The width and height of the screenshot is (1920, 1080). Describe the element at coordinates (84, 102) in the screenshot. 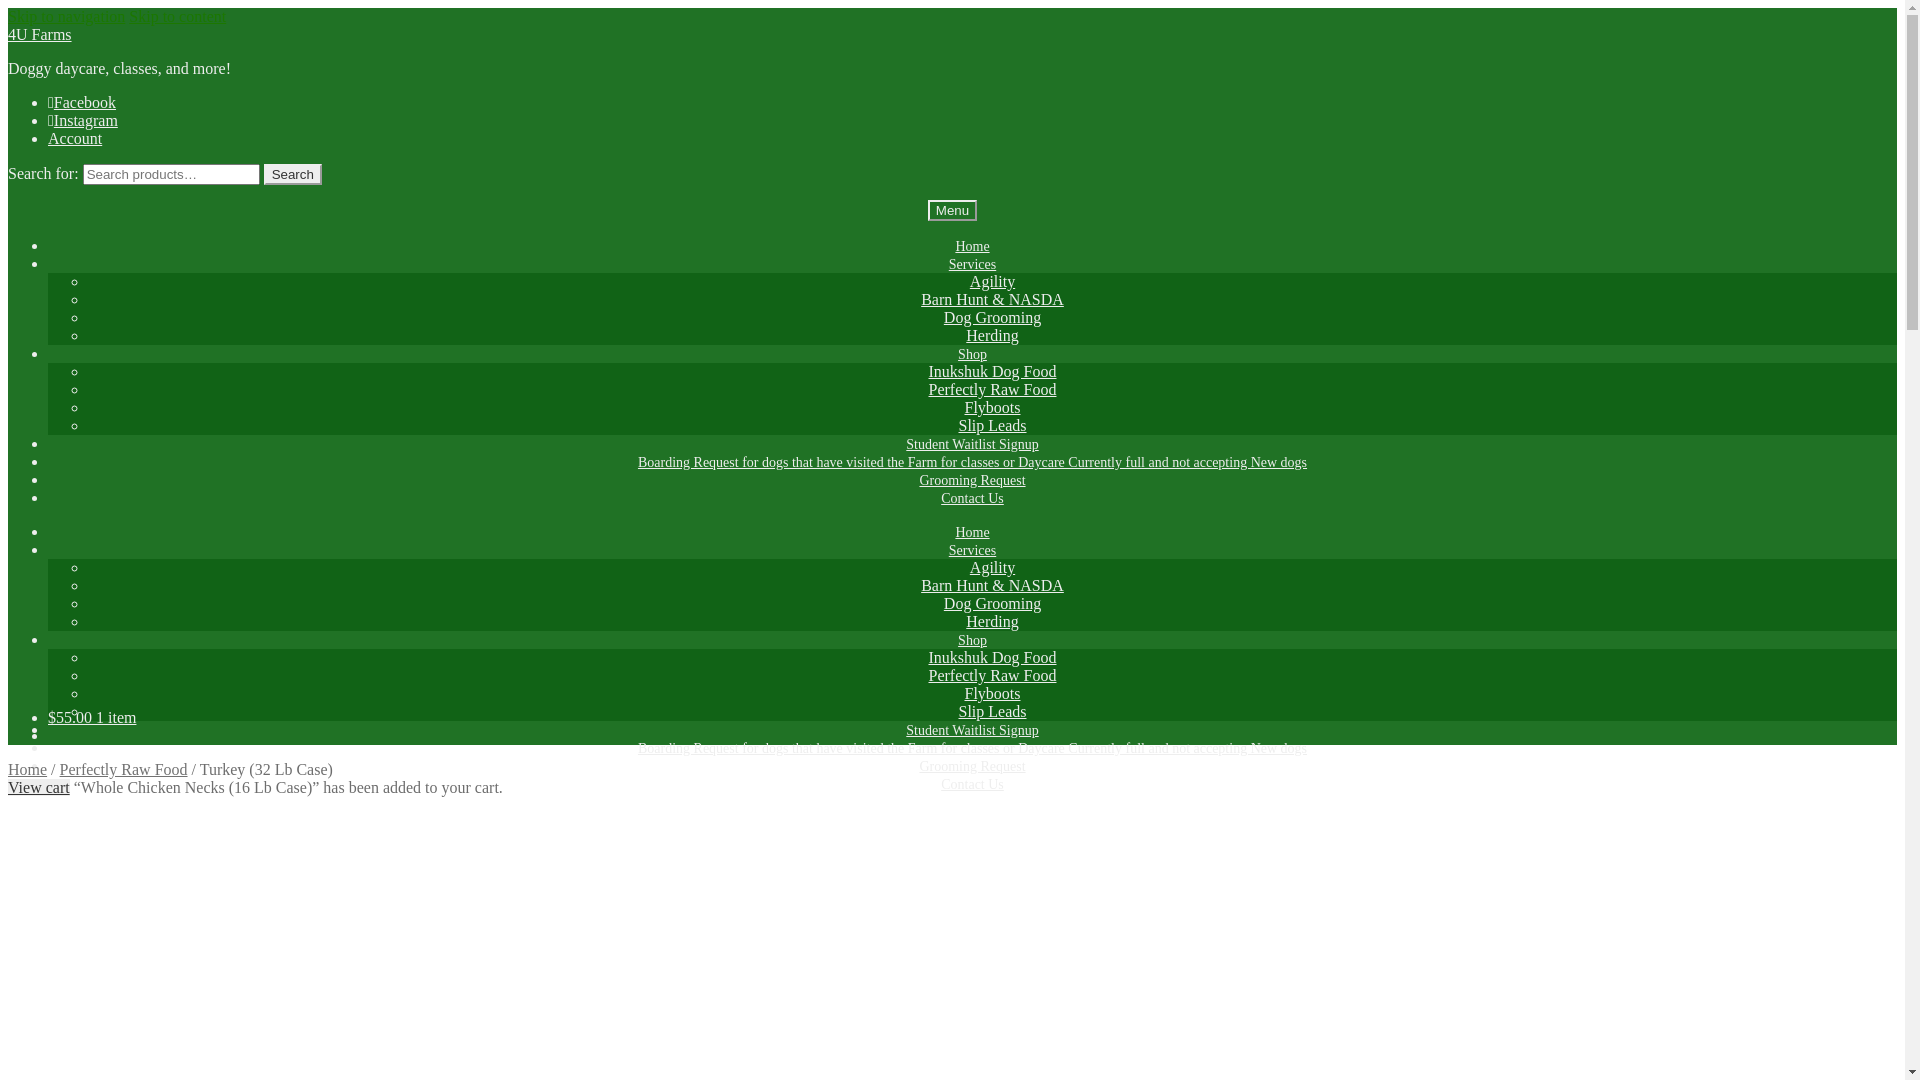

I see `'Facebook'` at that location.